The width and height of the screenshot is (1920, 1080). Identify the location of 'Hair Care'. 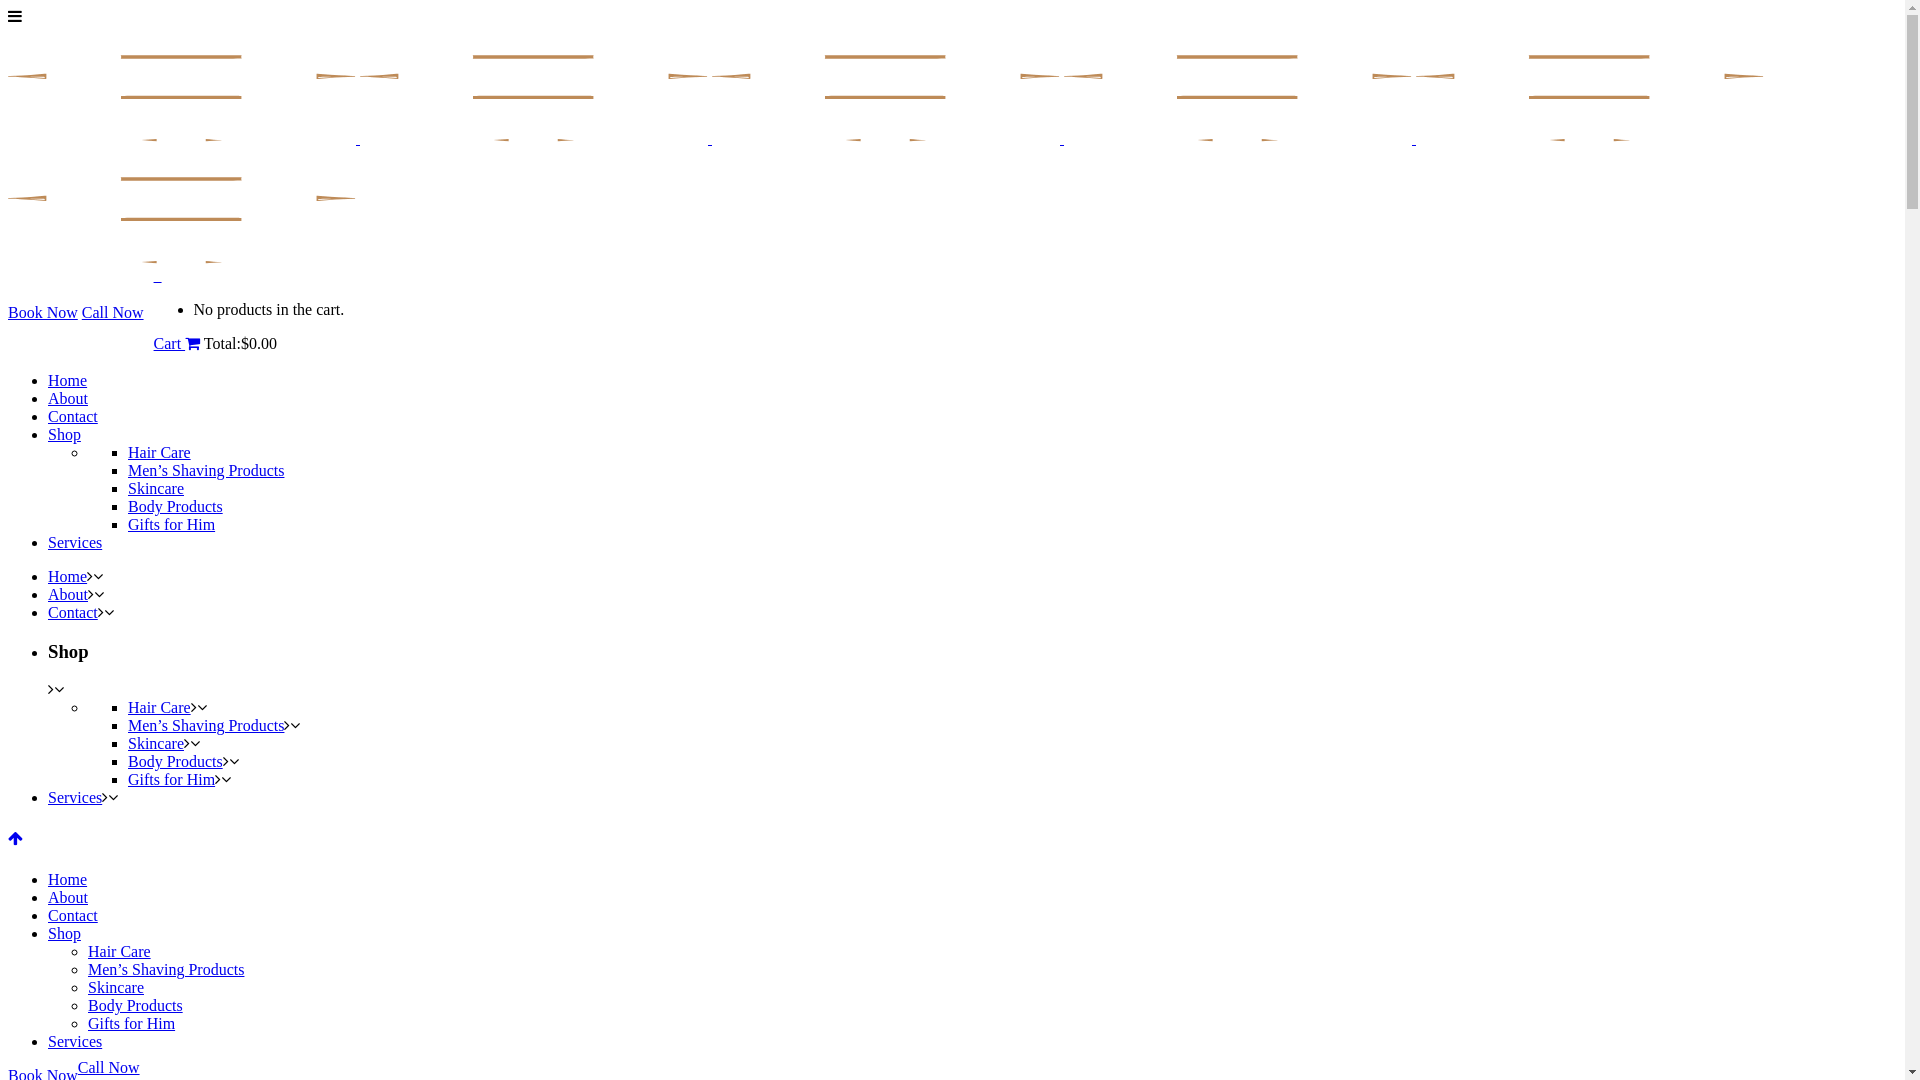
(127, 452).